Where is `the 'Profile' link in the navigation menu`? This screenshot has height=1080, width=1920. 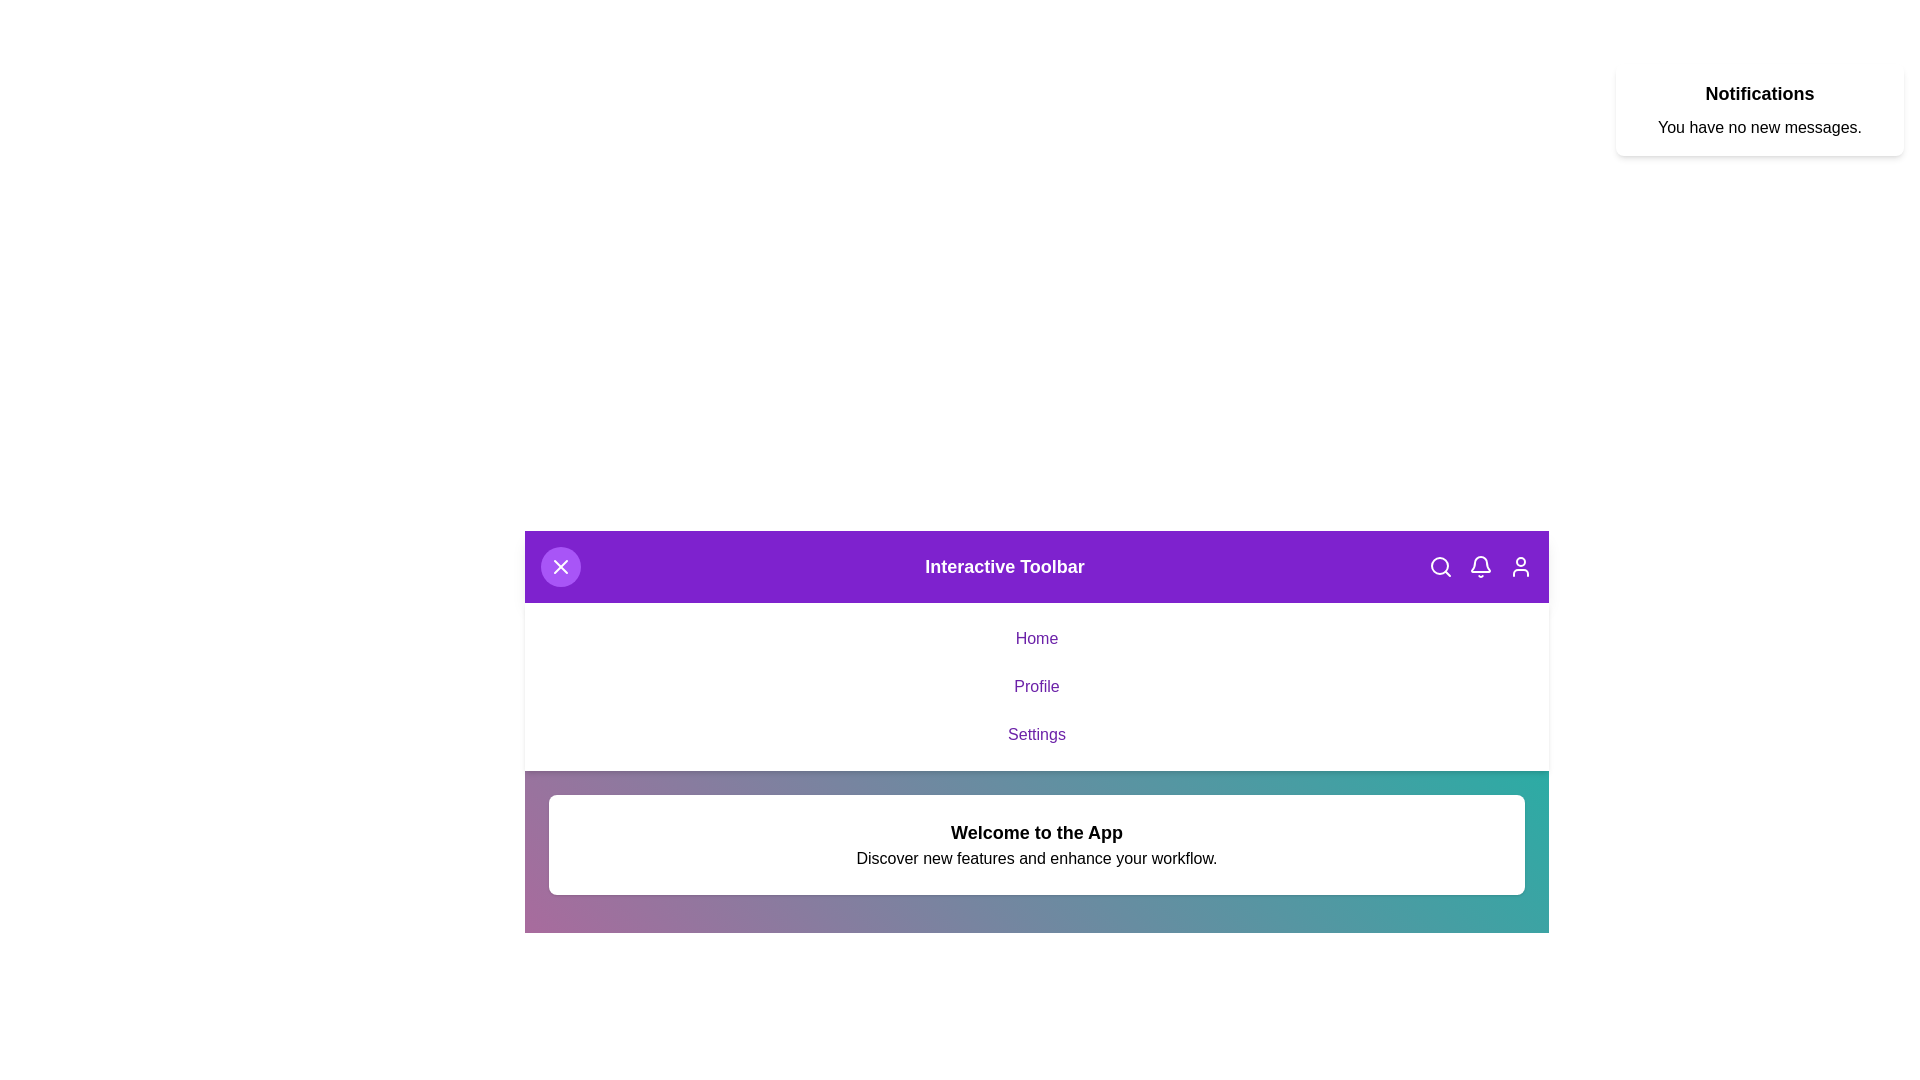
the 'Profile' link in the navigation menu is located at coordinates (1036, 685).